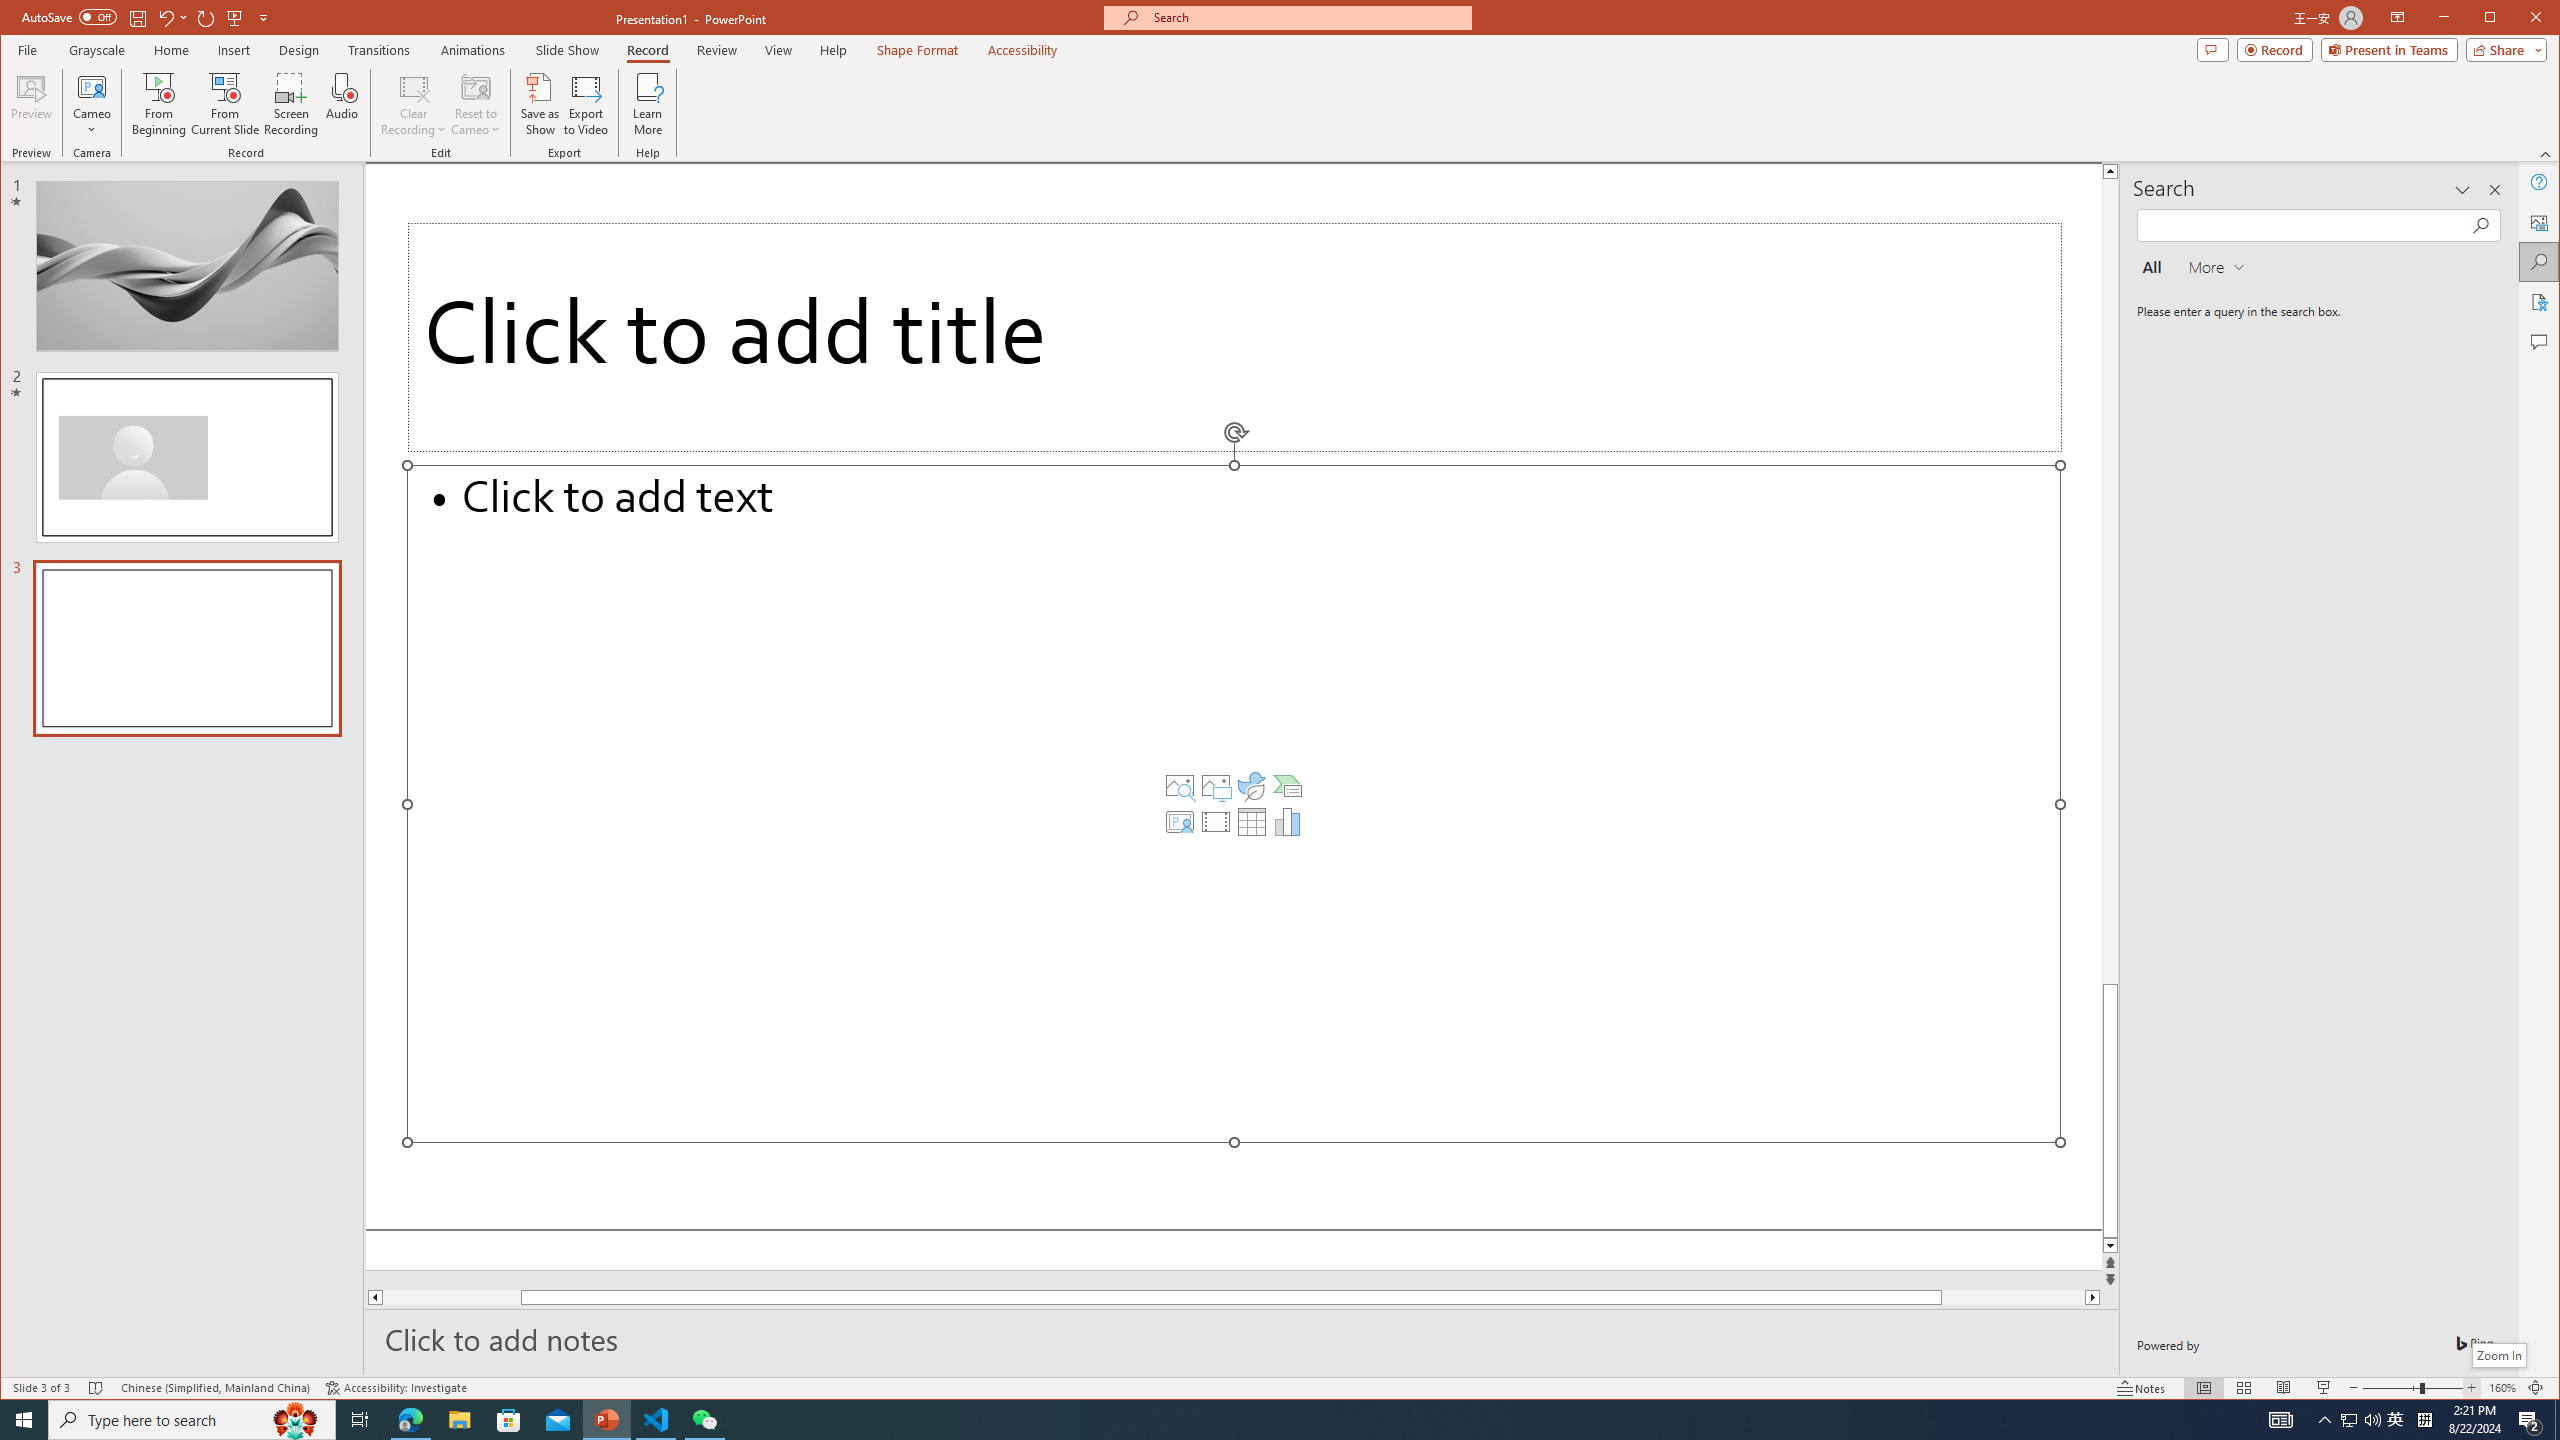  I want to click on 'Alt Text', so click(2539, 221).